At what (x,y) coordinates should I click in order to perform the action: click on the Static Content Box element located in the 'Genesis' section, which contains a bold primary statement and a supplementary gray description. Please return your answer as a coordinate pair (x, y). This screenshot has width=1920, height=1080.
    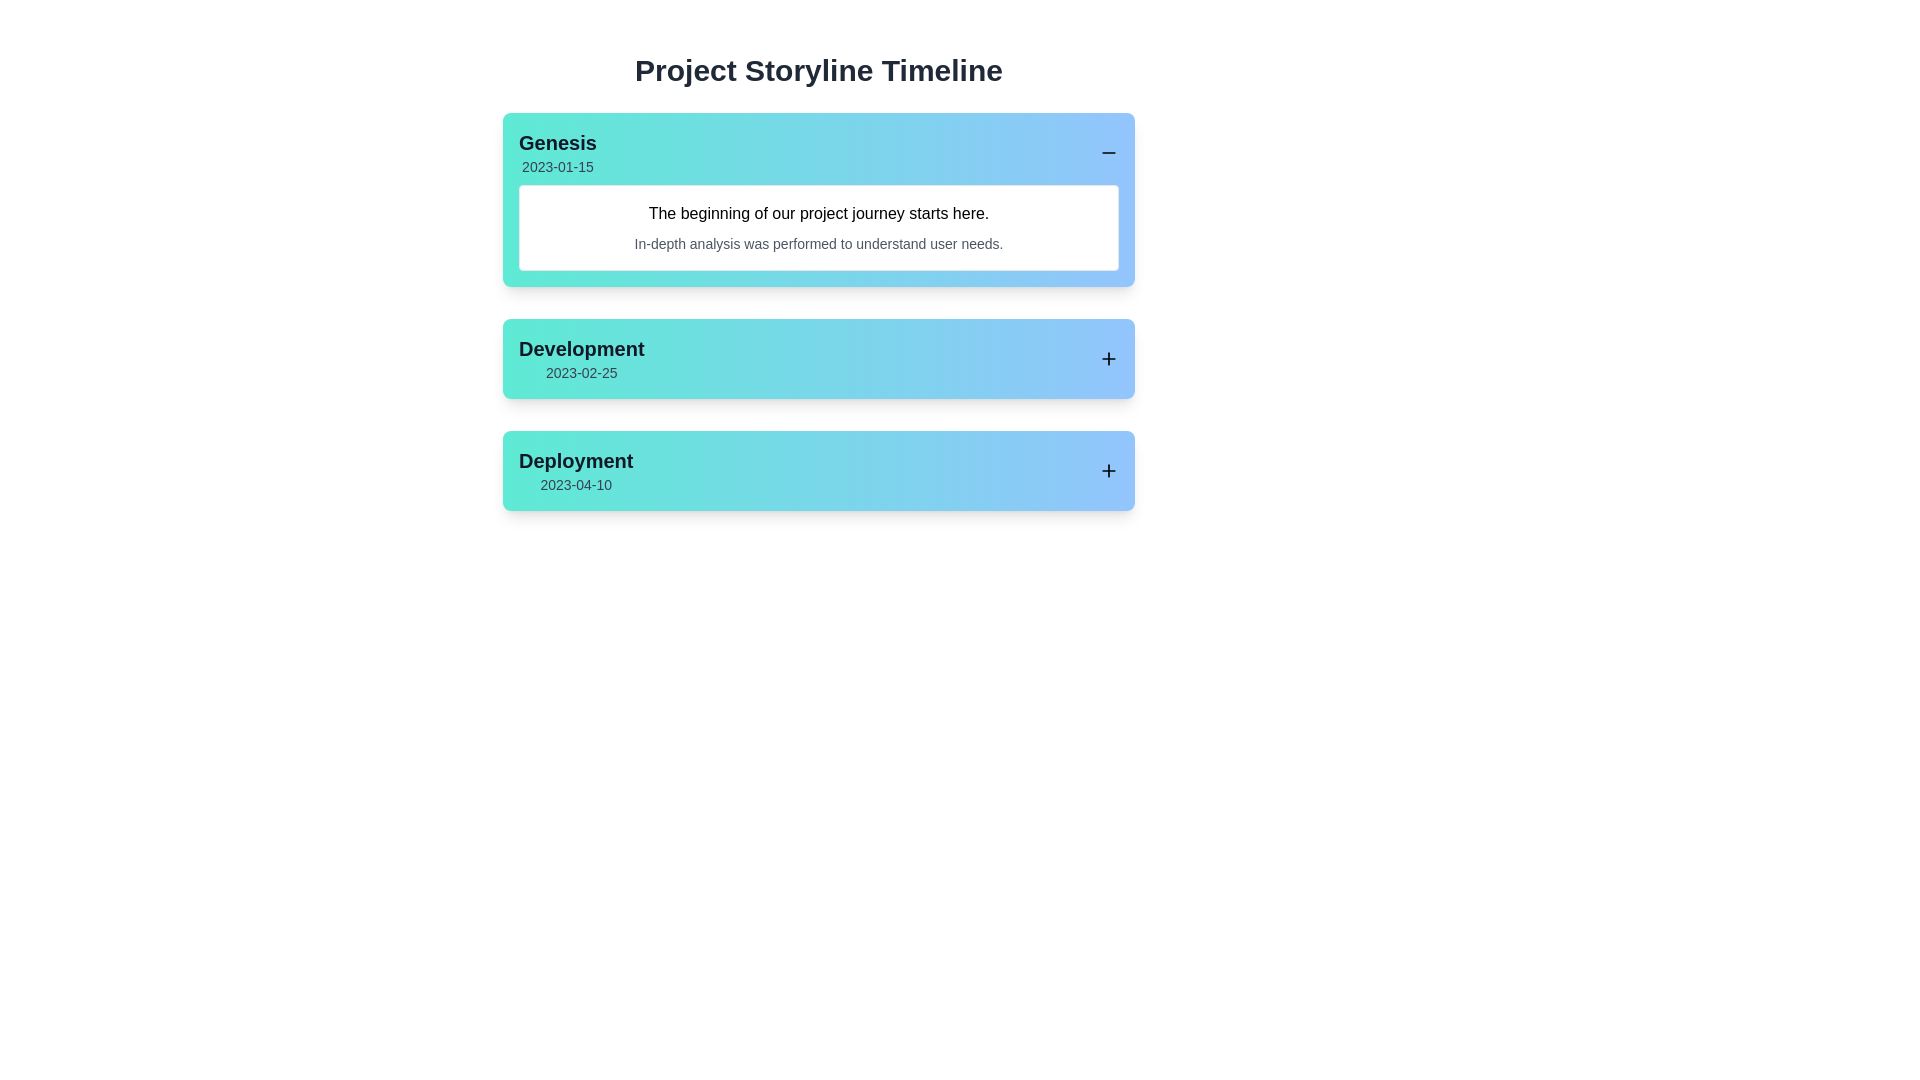
    Looking at the image, I should click on (819, 226).